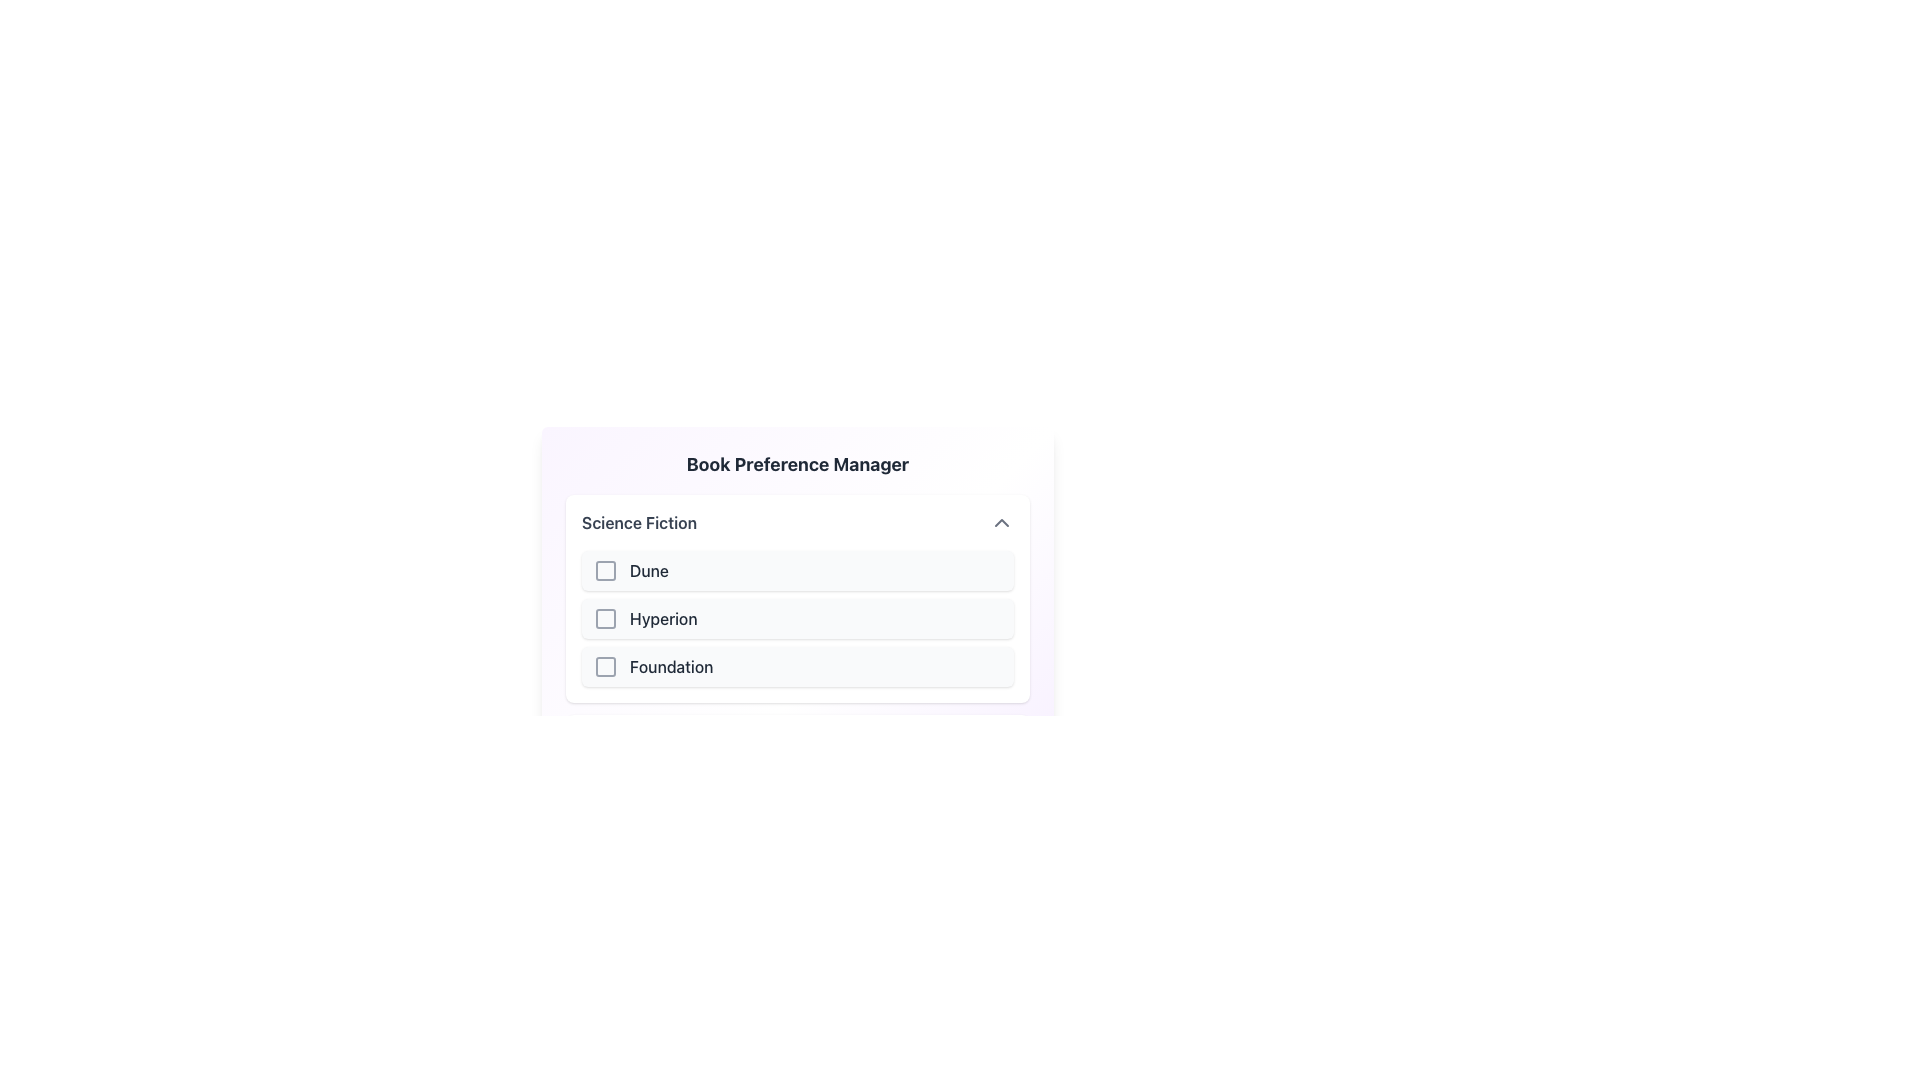 The height and width of the screenshot is (1080, 1920). What do you see at coordinates (796, 570) in the screenshot?
I see `the checkbox labeled 'Dune'` at bounding box center [796, 570].